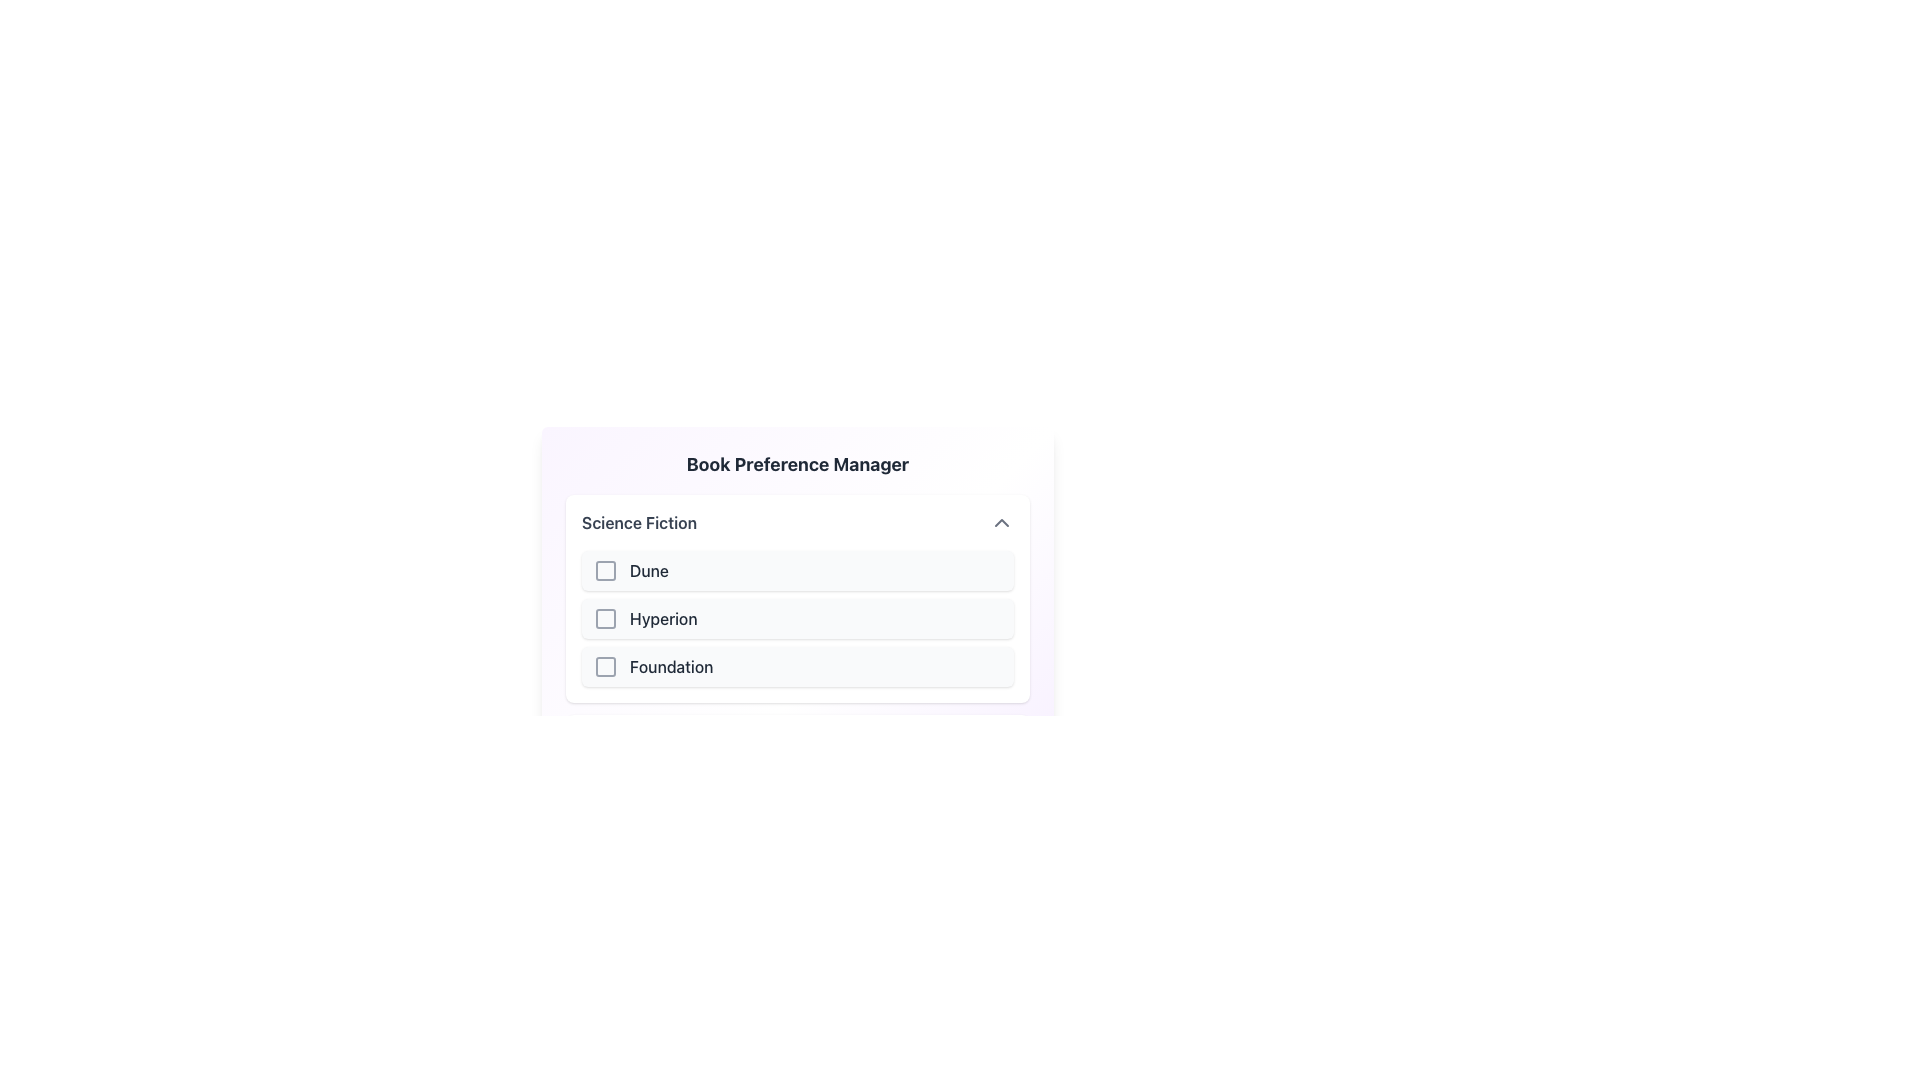 The height and width of the screenshot is (1080, 1920). What do you see at coordinates (796, 570) in the screenshot?
I see `the checkbox labeled 'Dune'` at bounding box center [796, 570].